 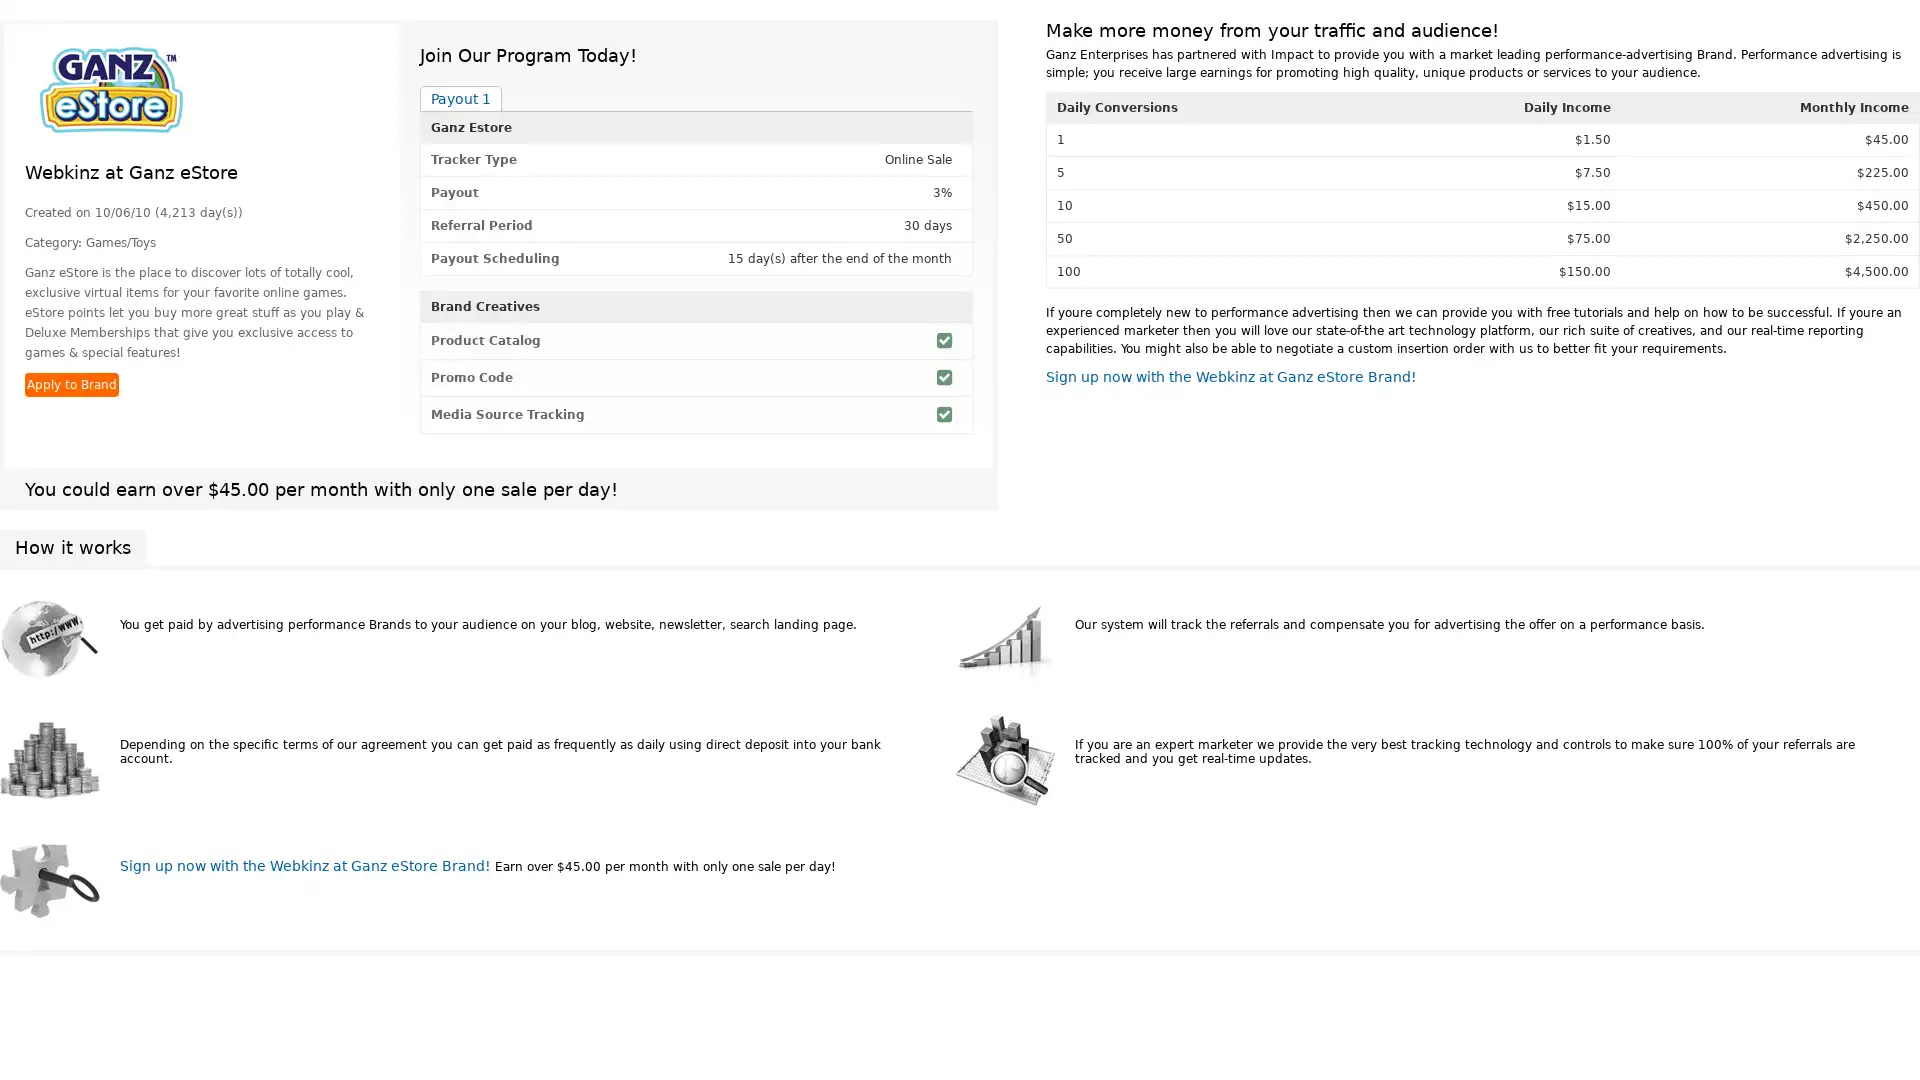 What do you see at coordinates (72, 385) in the screenshot?
I see `Apply to Brand` at bounding box center [72, 385].